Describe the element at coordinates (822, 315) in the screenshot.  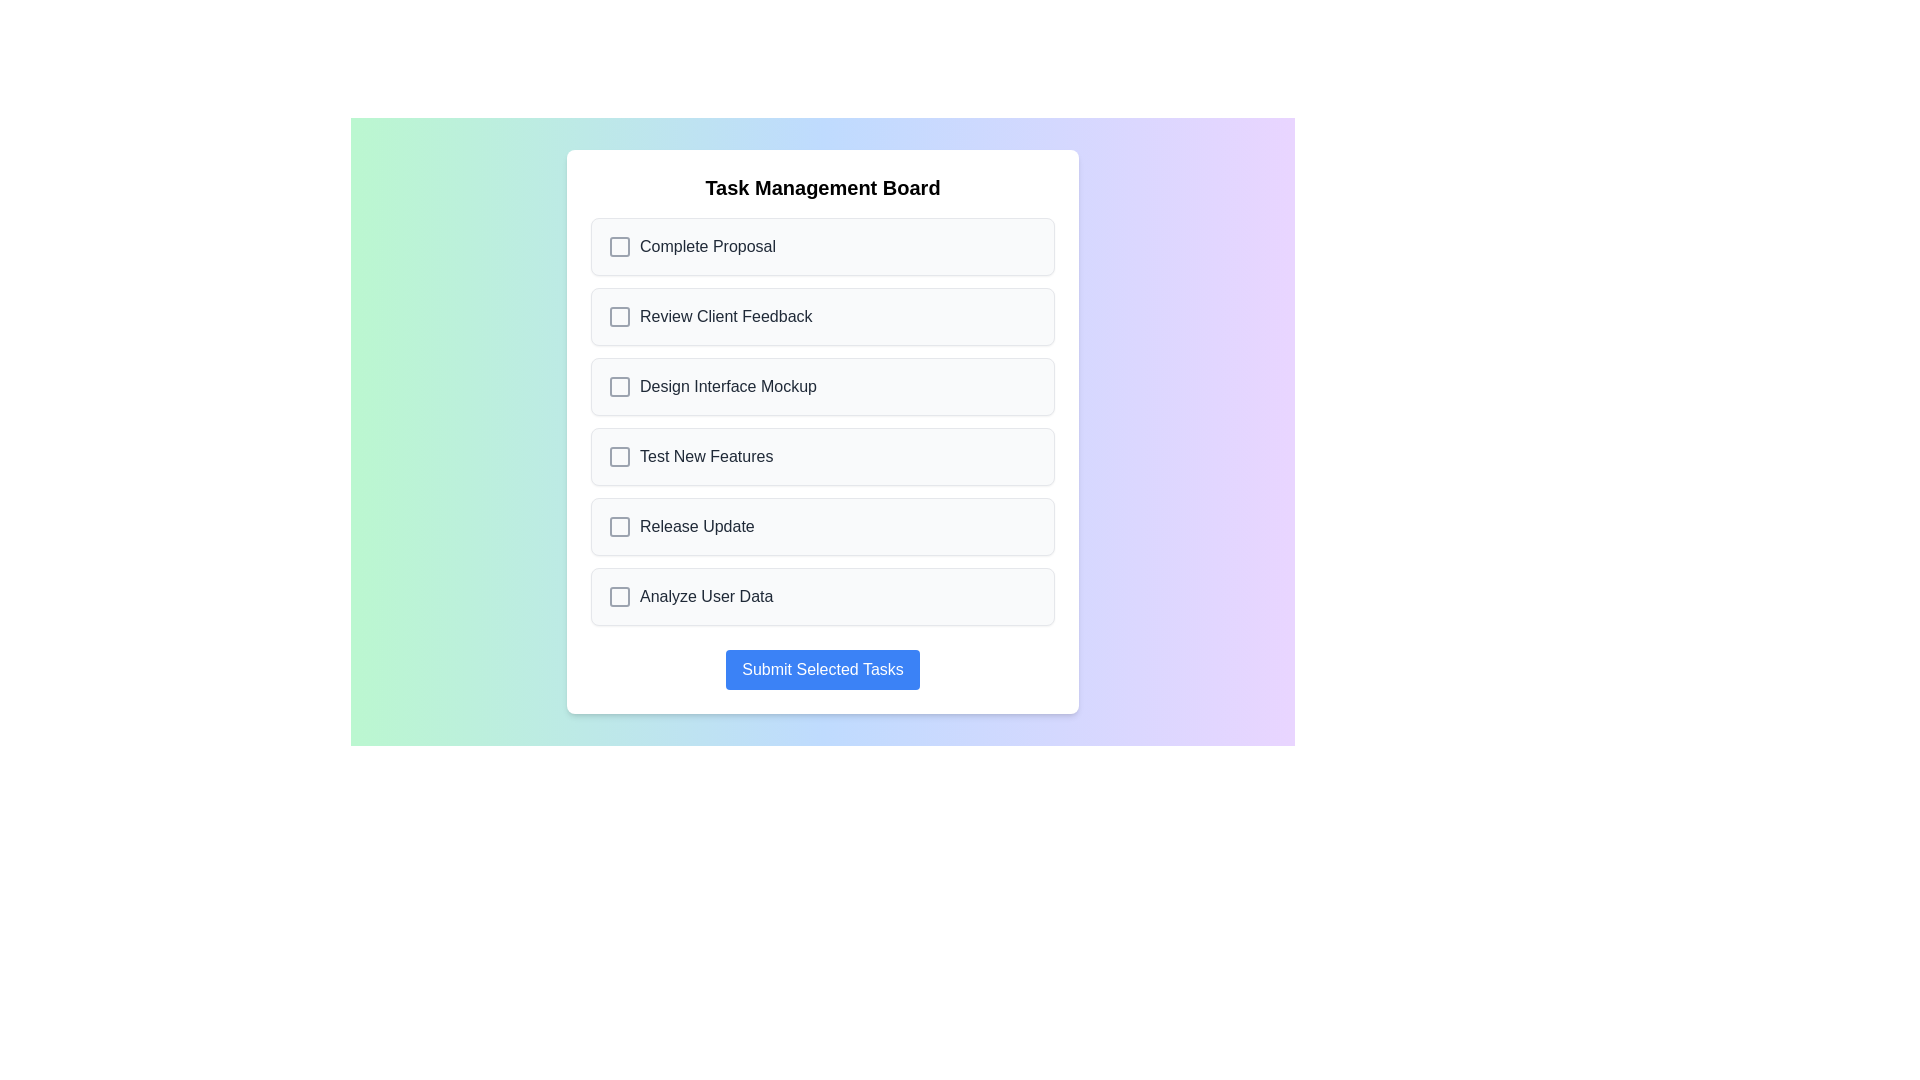
I see `the task named Review Client Feedback` at that location.